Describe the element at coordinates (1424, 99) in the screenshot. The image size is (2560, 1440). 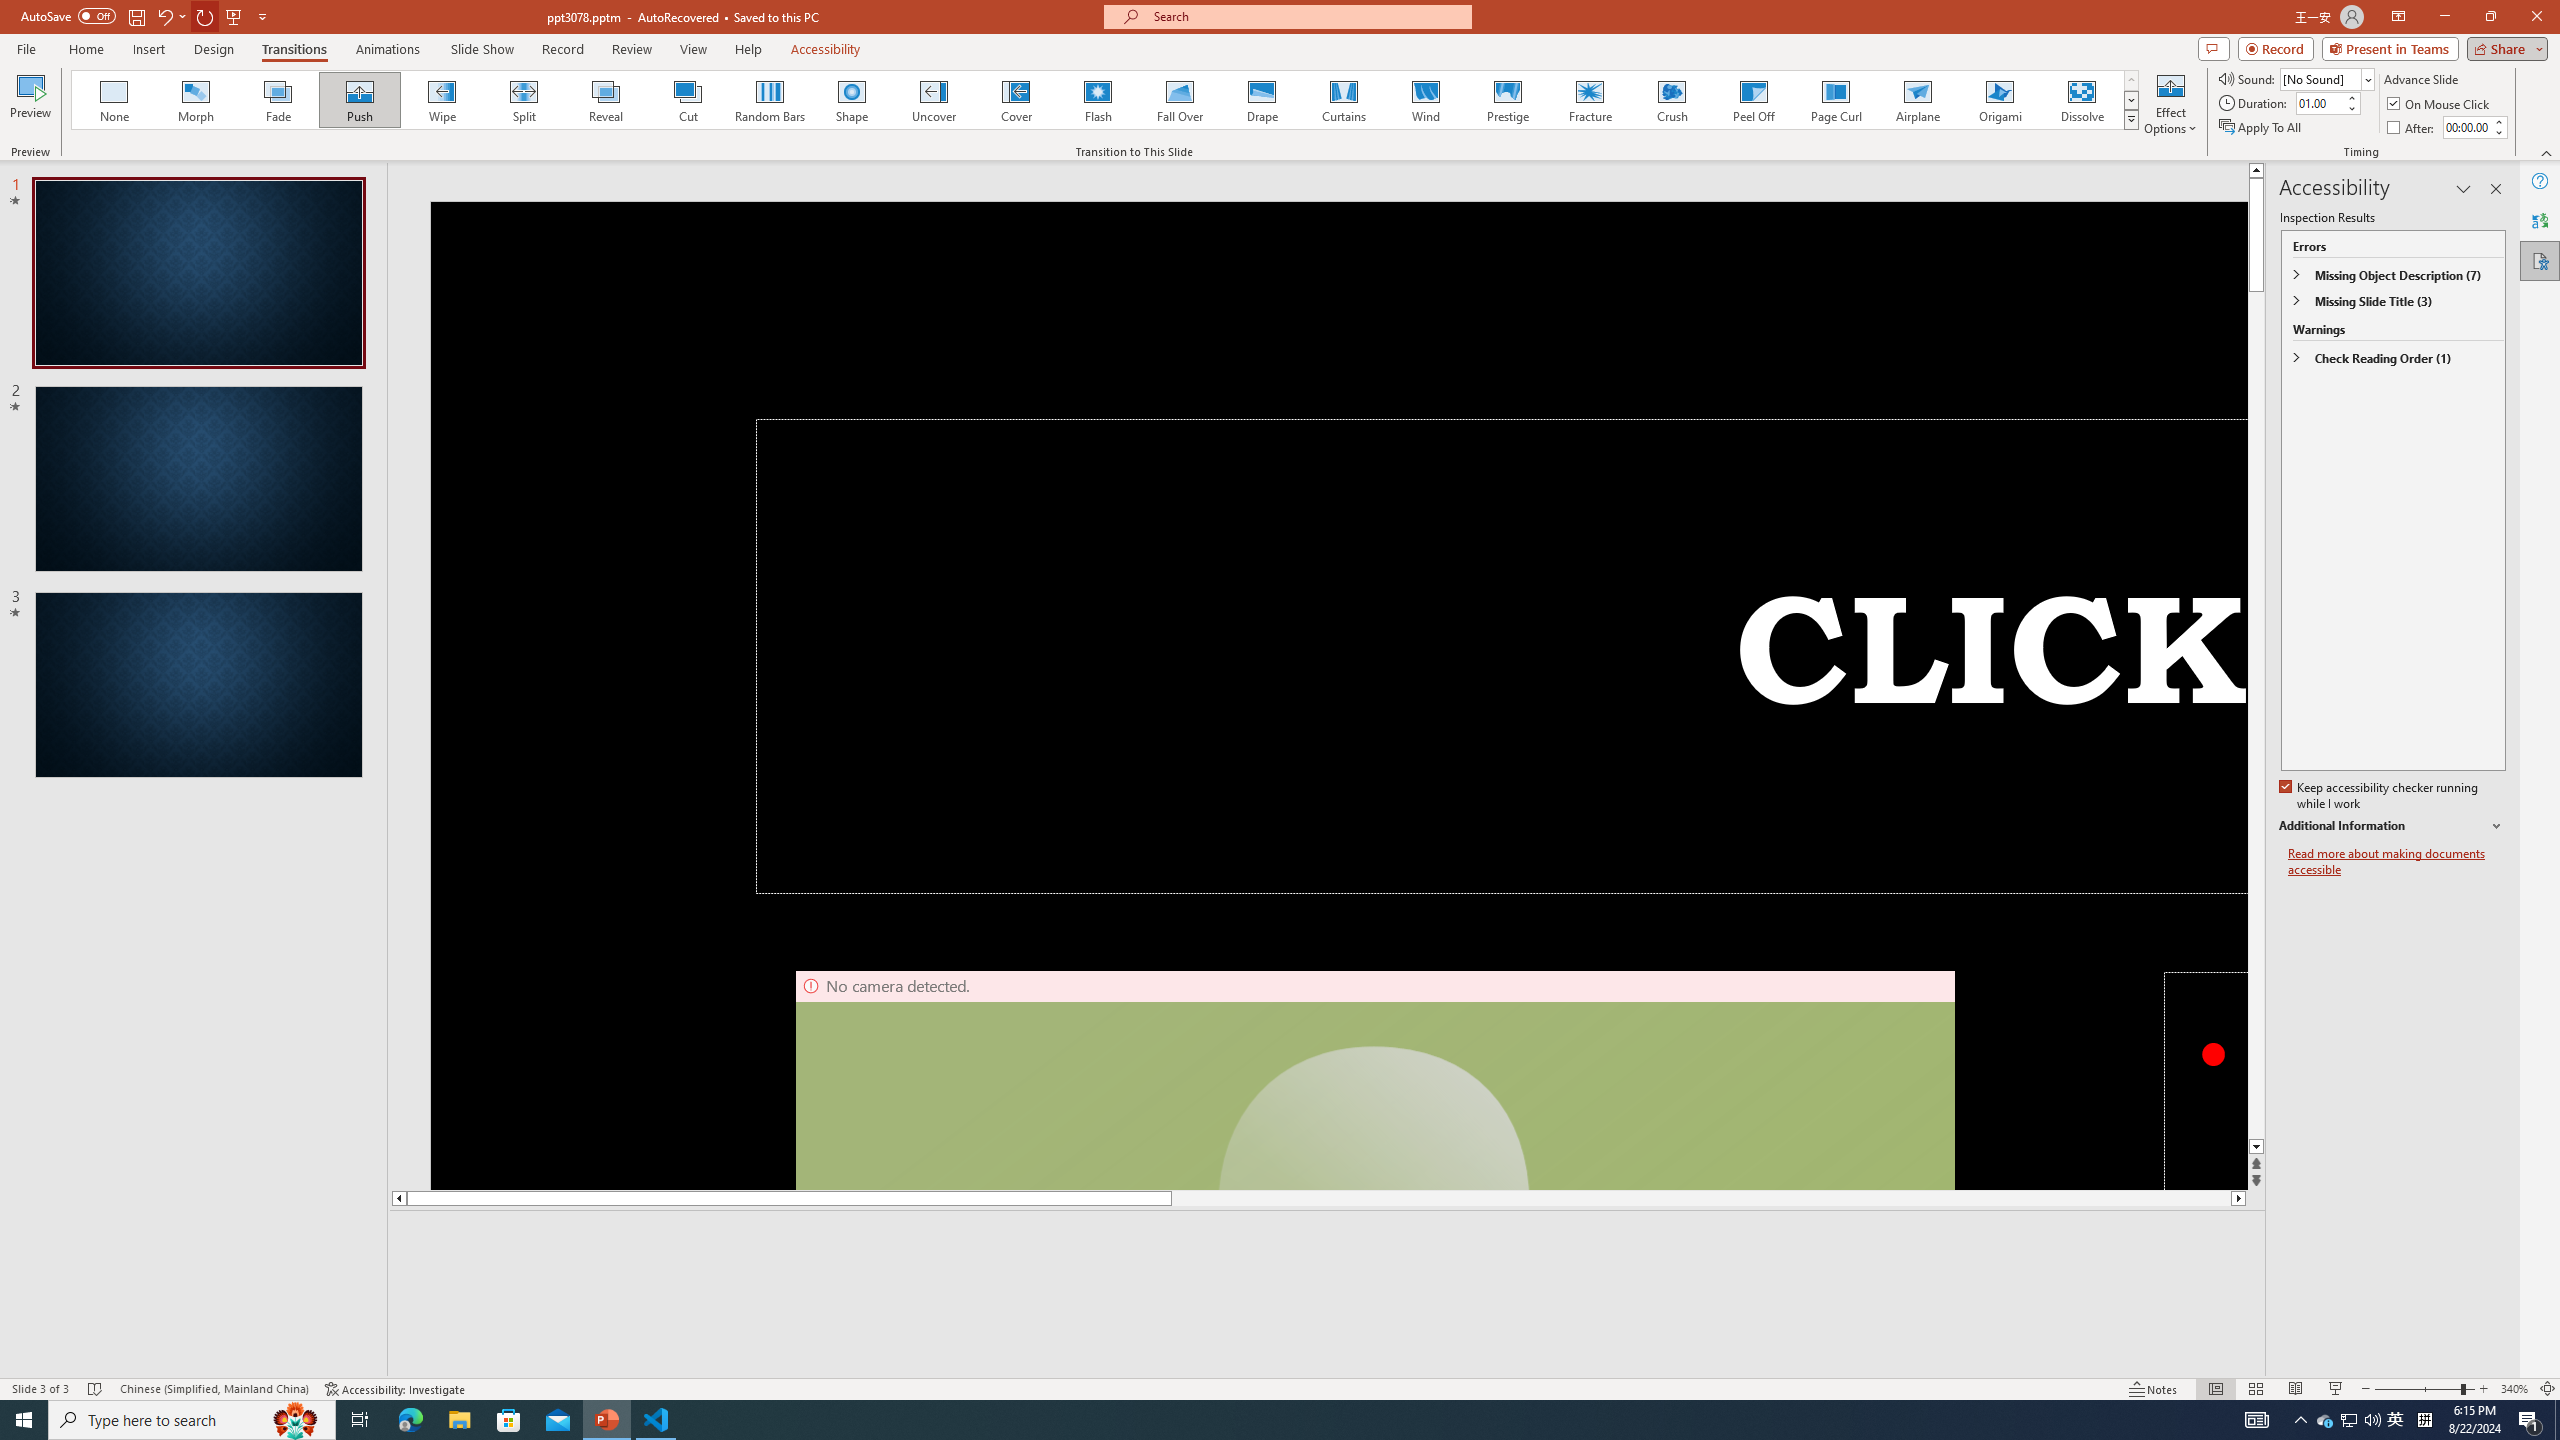
I see `'Wind'` at that location.